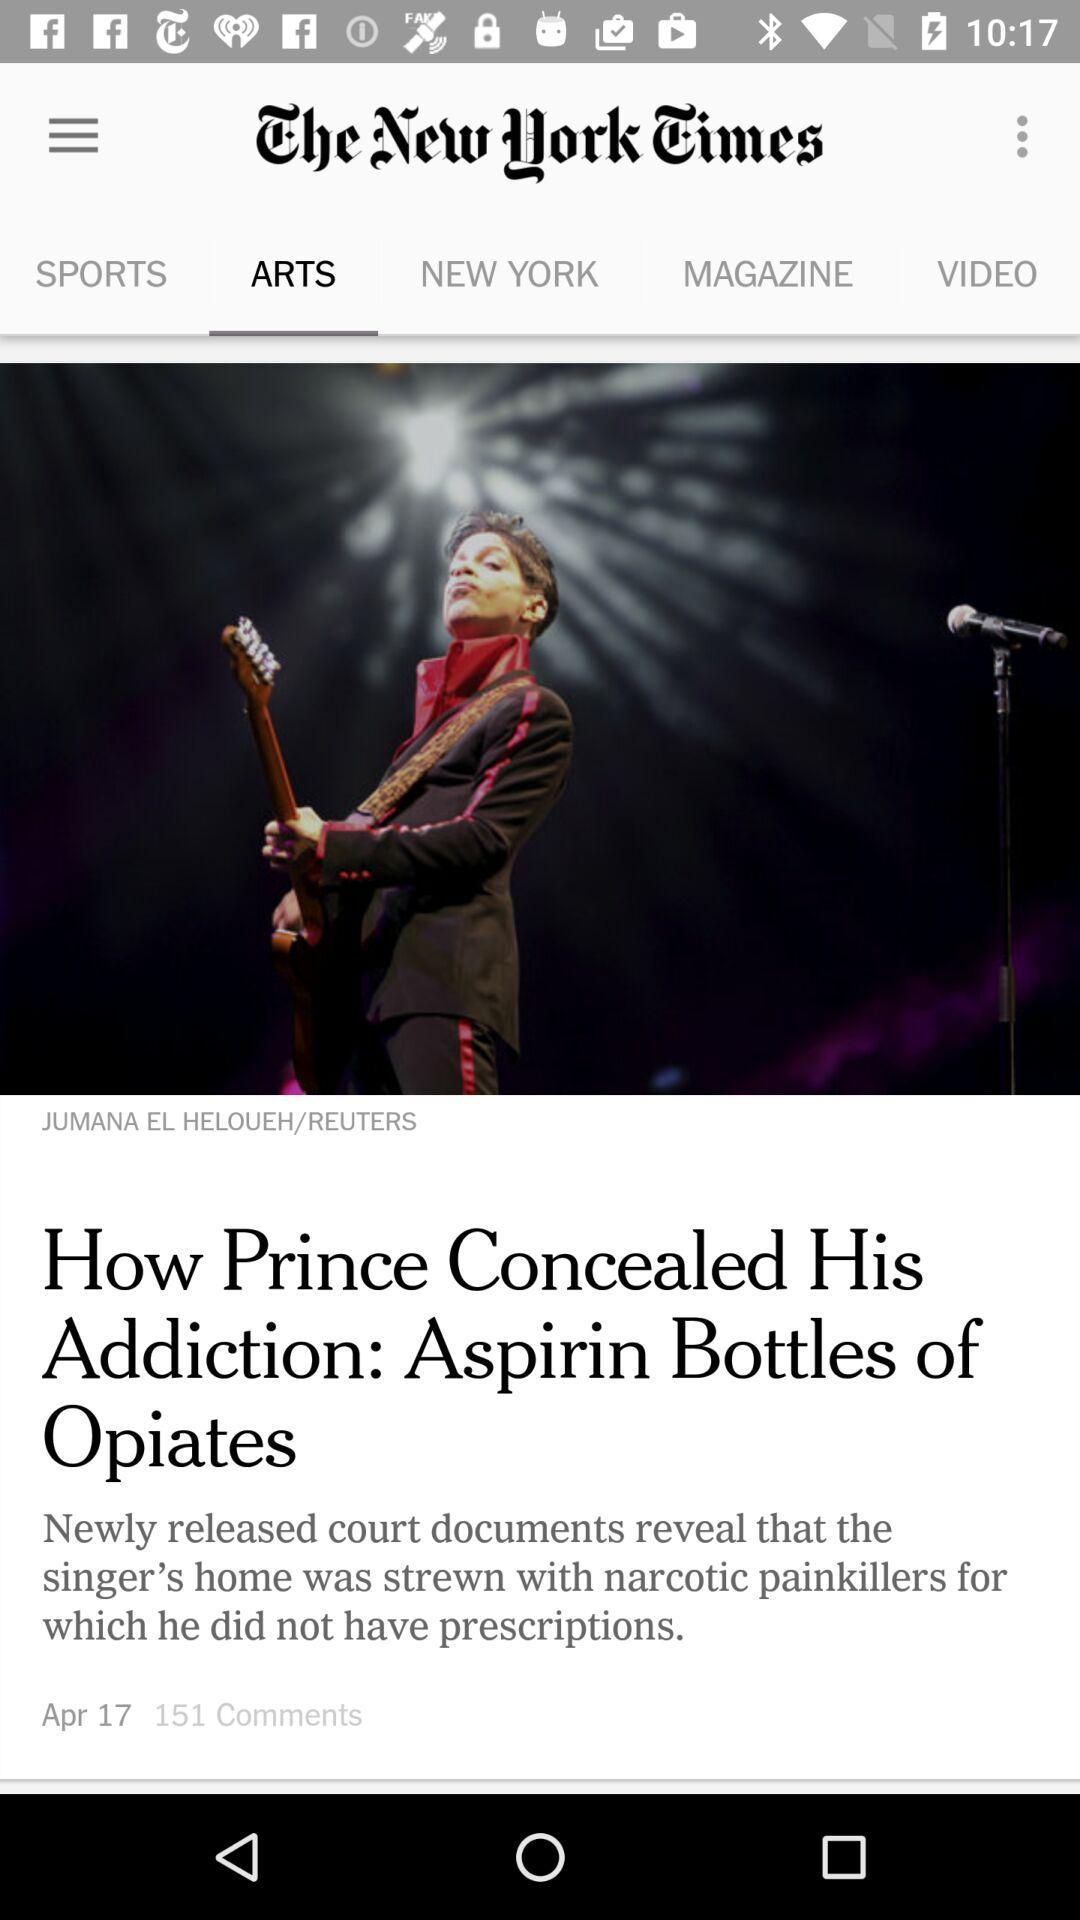 This screenshot has width=1080, height=1920. I want to click on the arts, so click(293, 272).